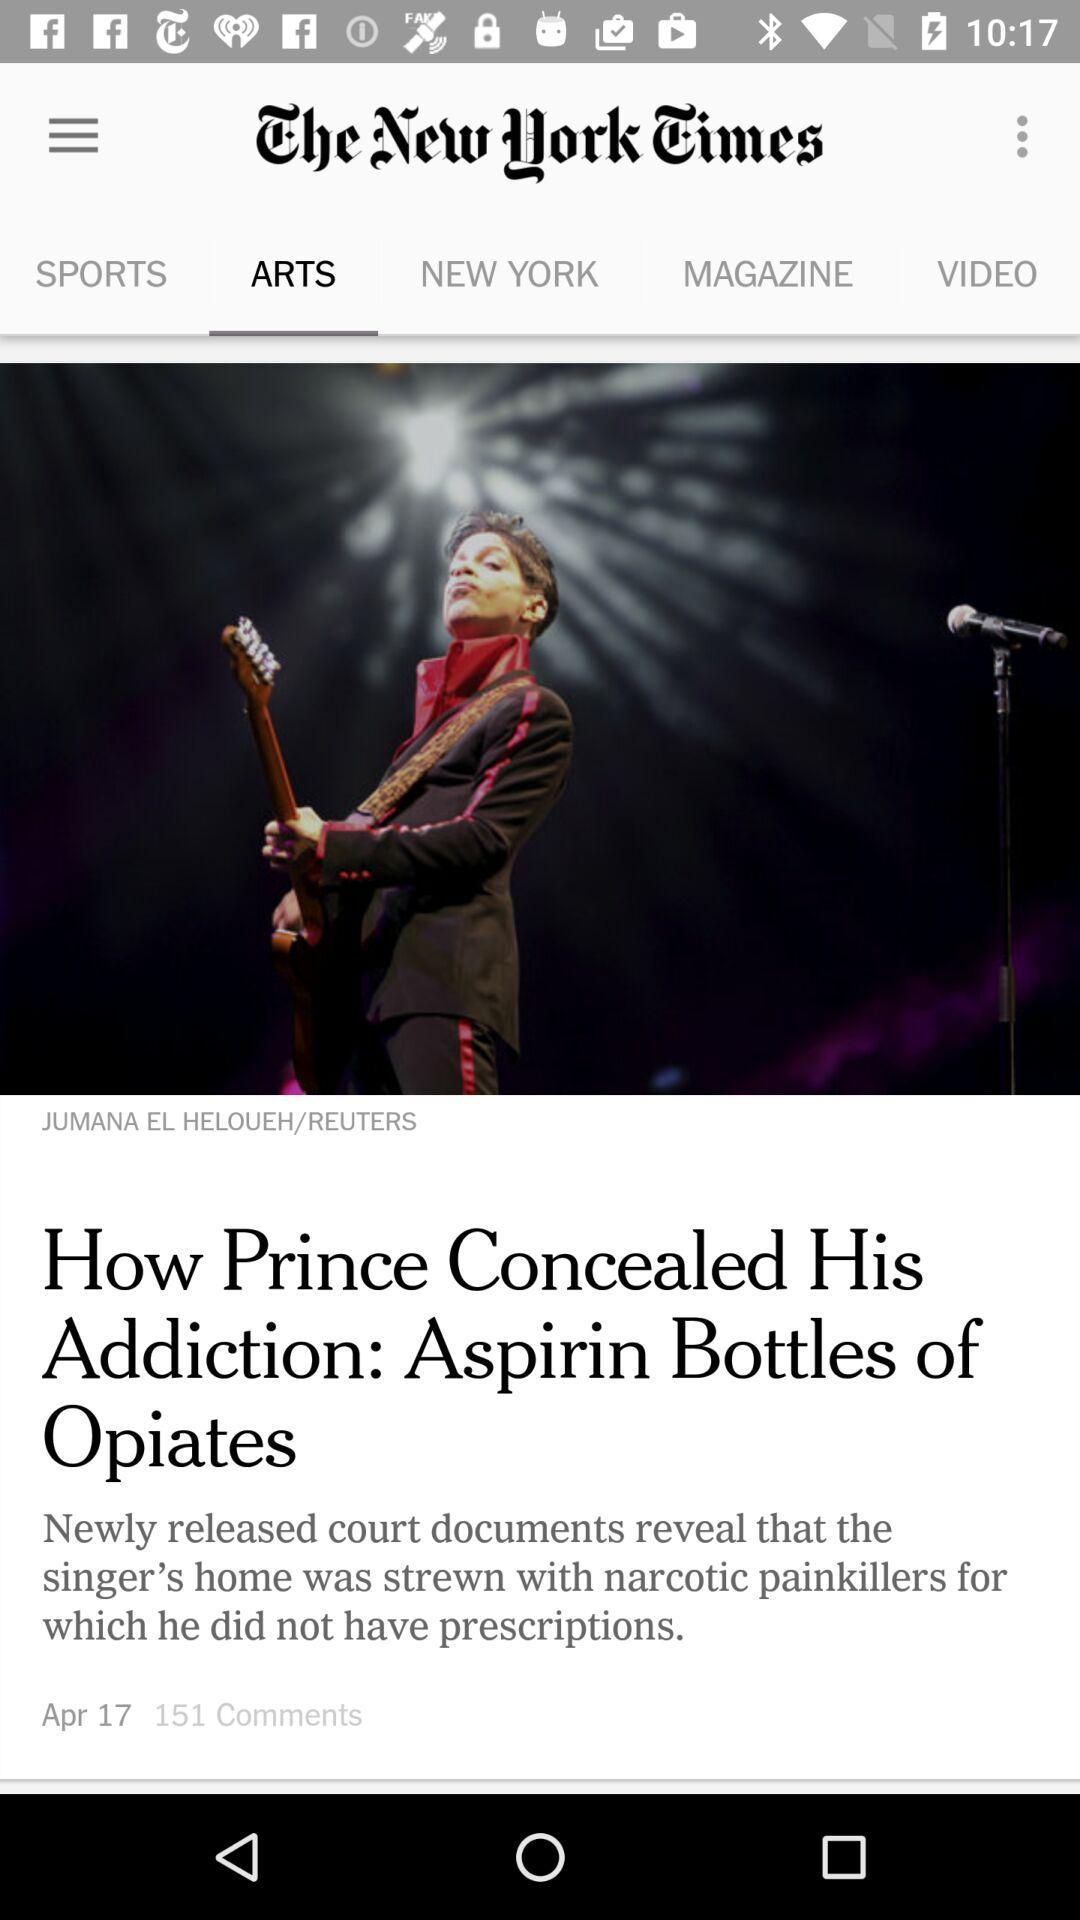 This screenshot has width=1080, height=1920. I want to click on the arts, so click(293, 272).